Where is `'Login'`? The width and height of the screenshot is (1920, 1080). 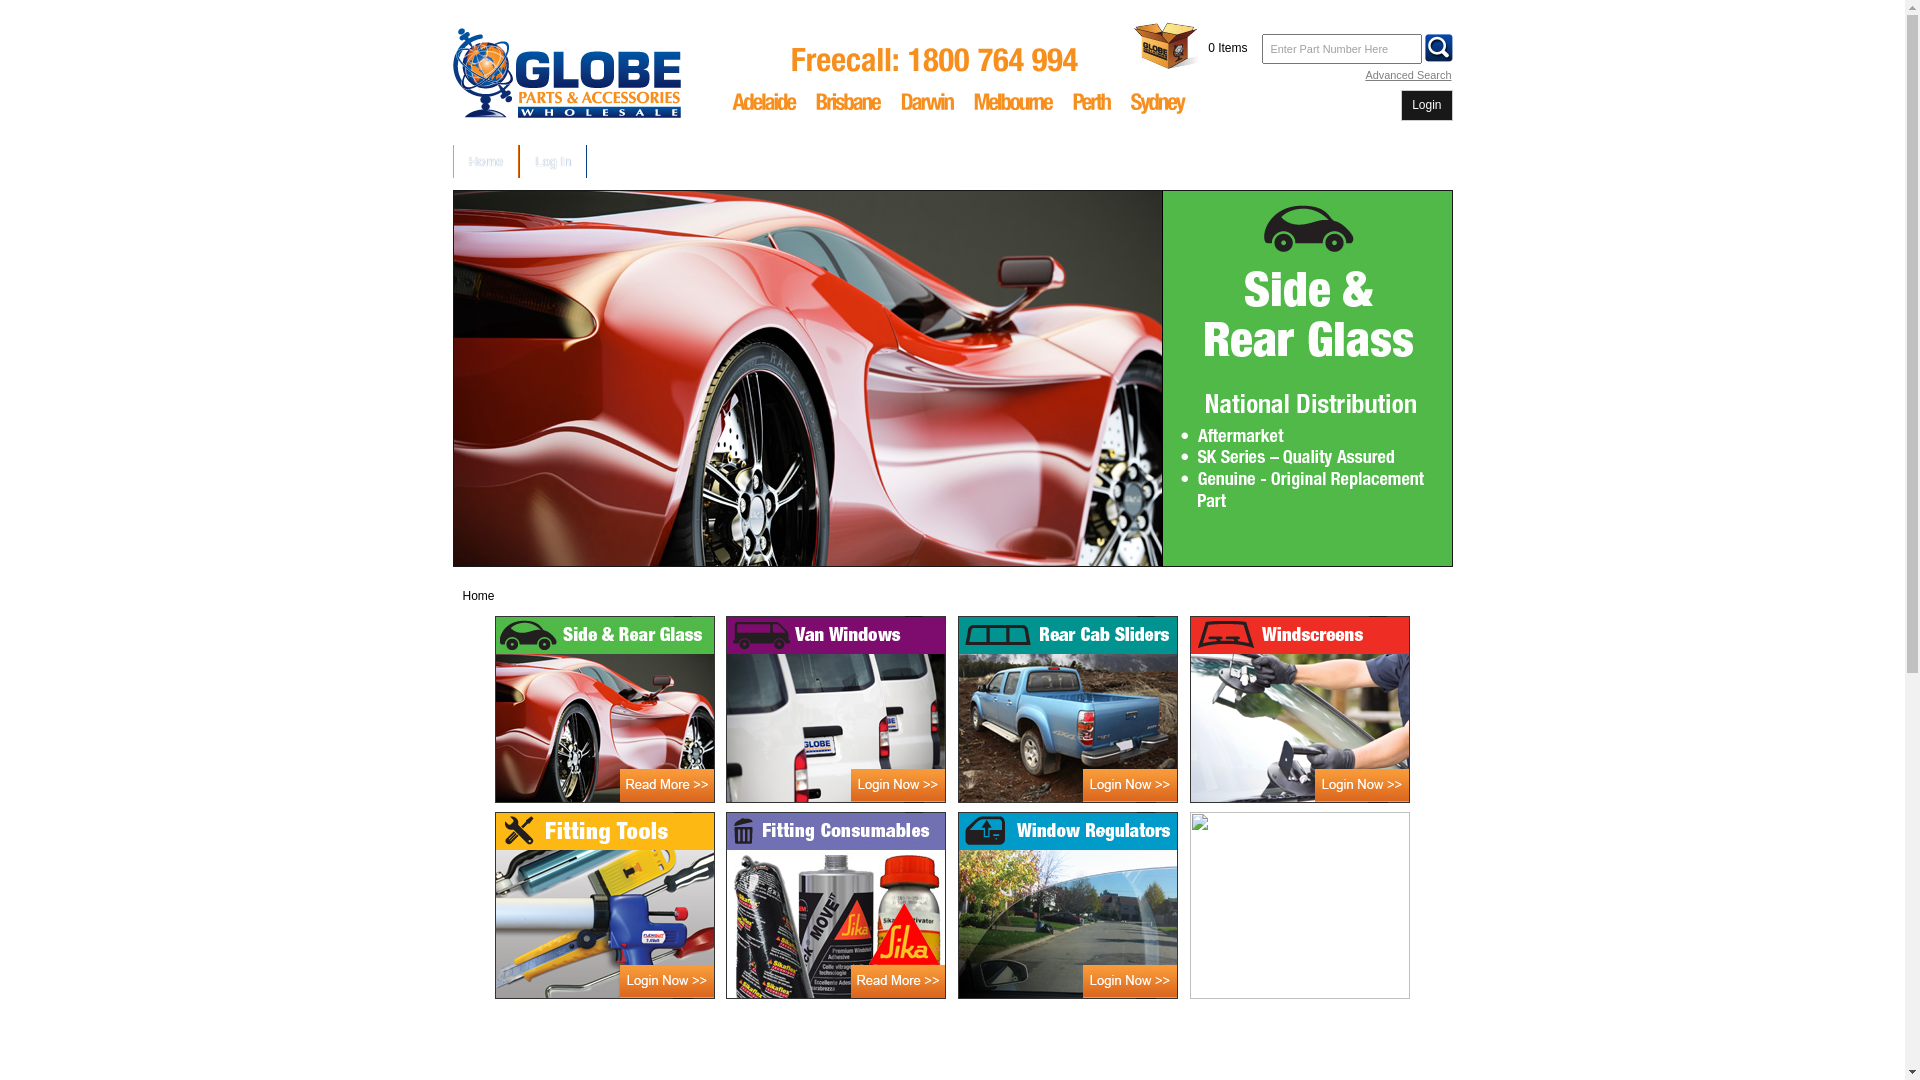
'Login' is located at coordinates (1410, 105).